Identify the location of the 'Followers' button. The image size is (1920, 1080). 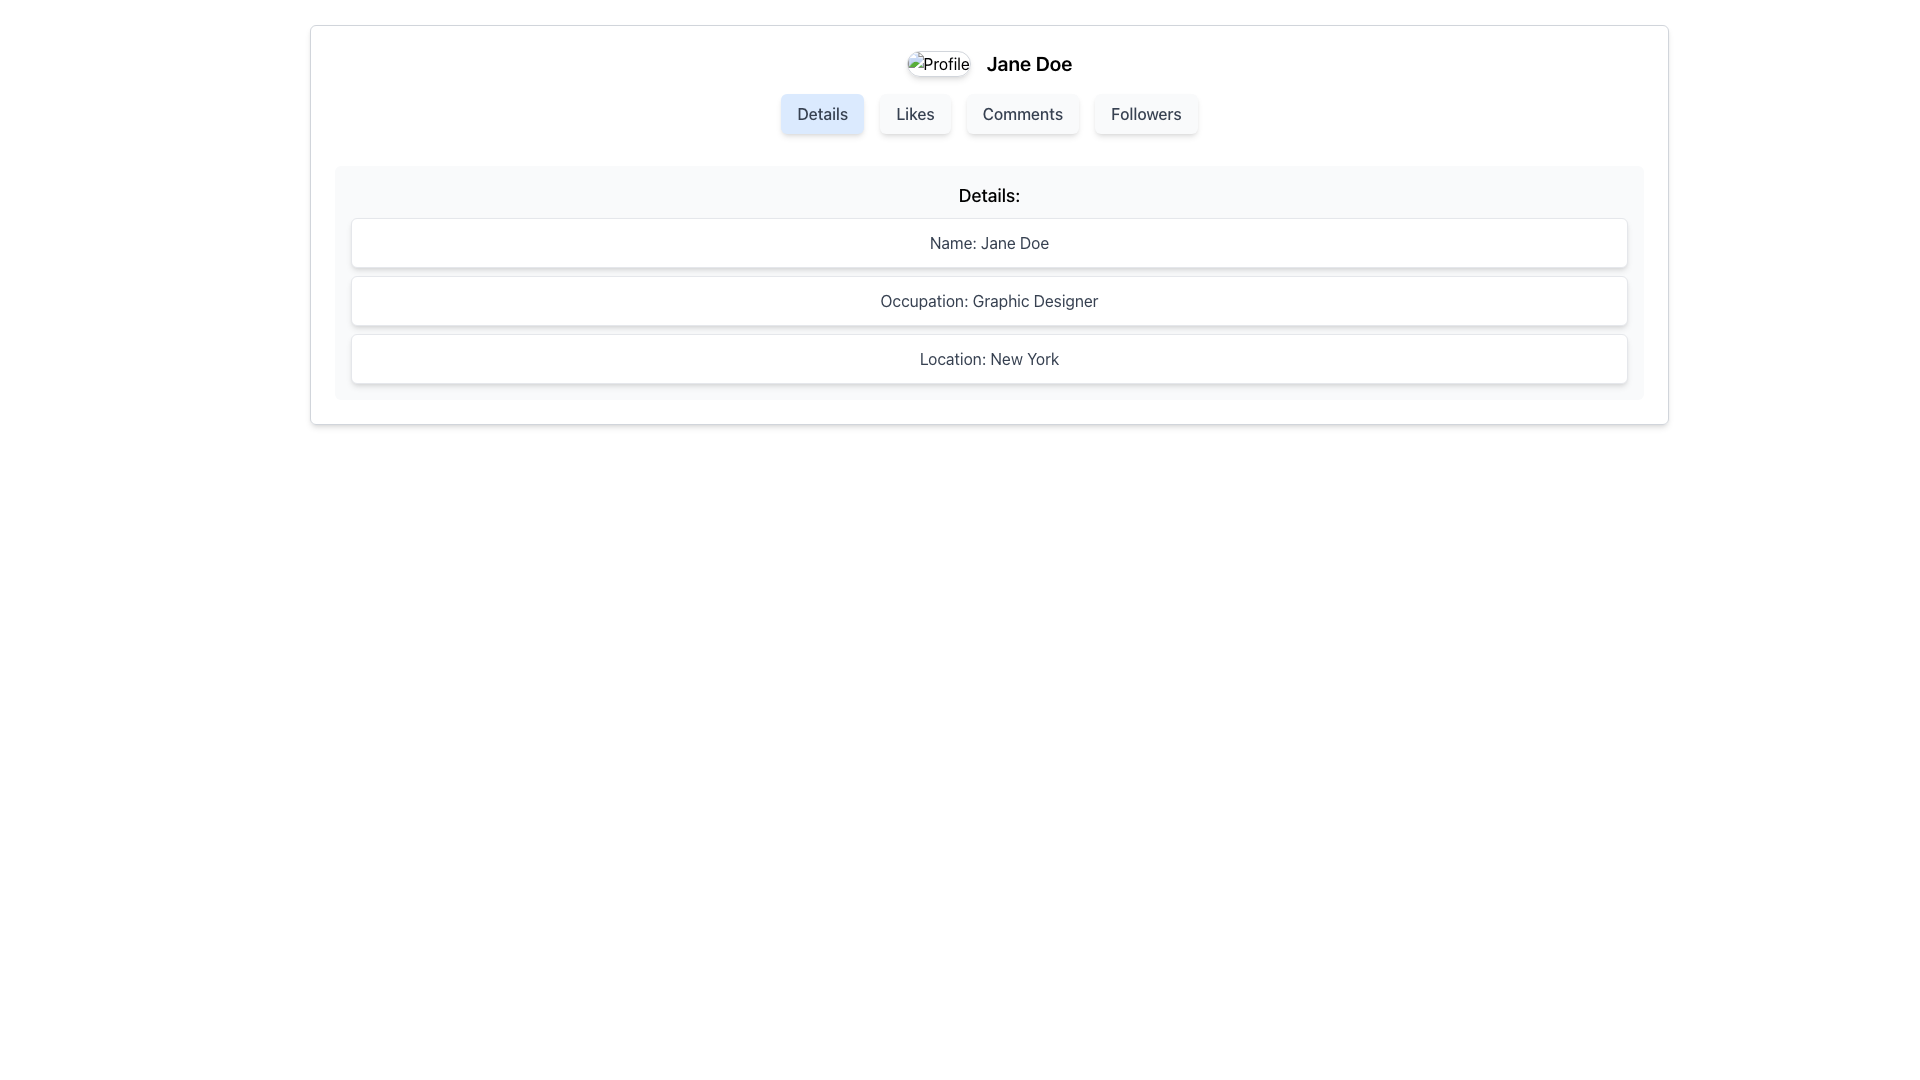
(1146, 114).